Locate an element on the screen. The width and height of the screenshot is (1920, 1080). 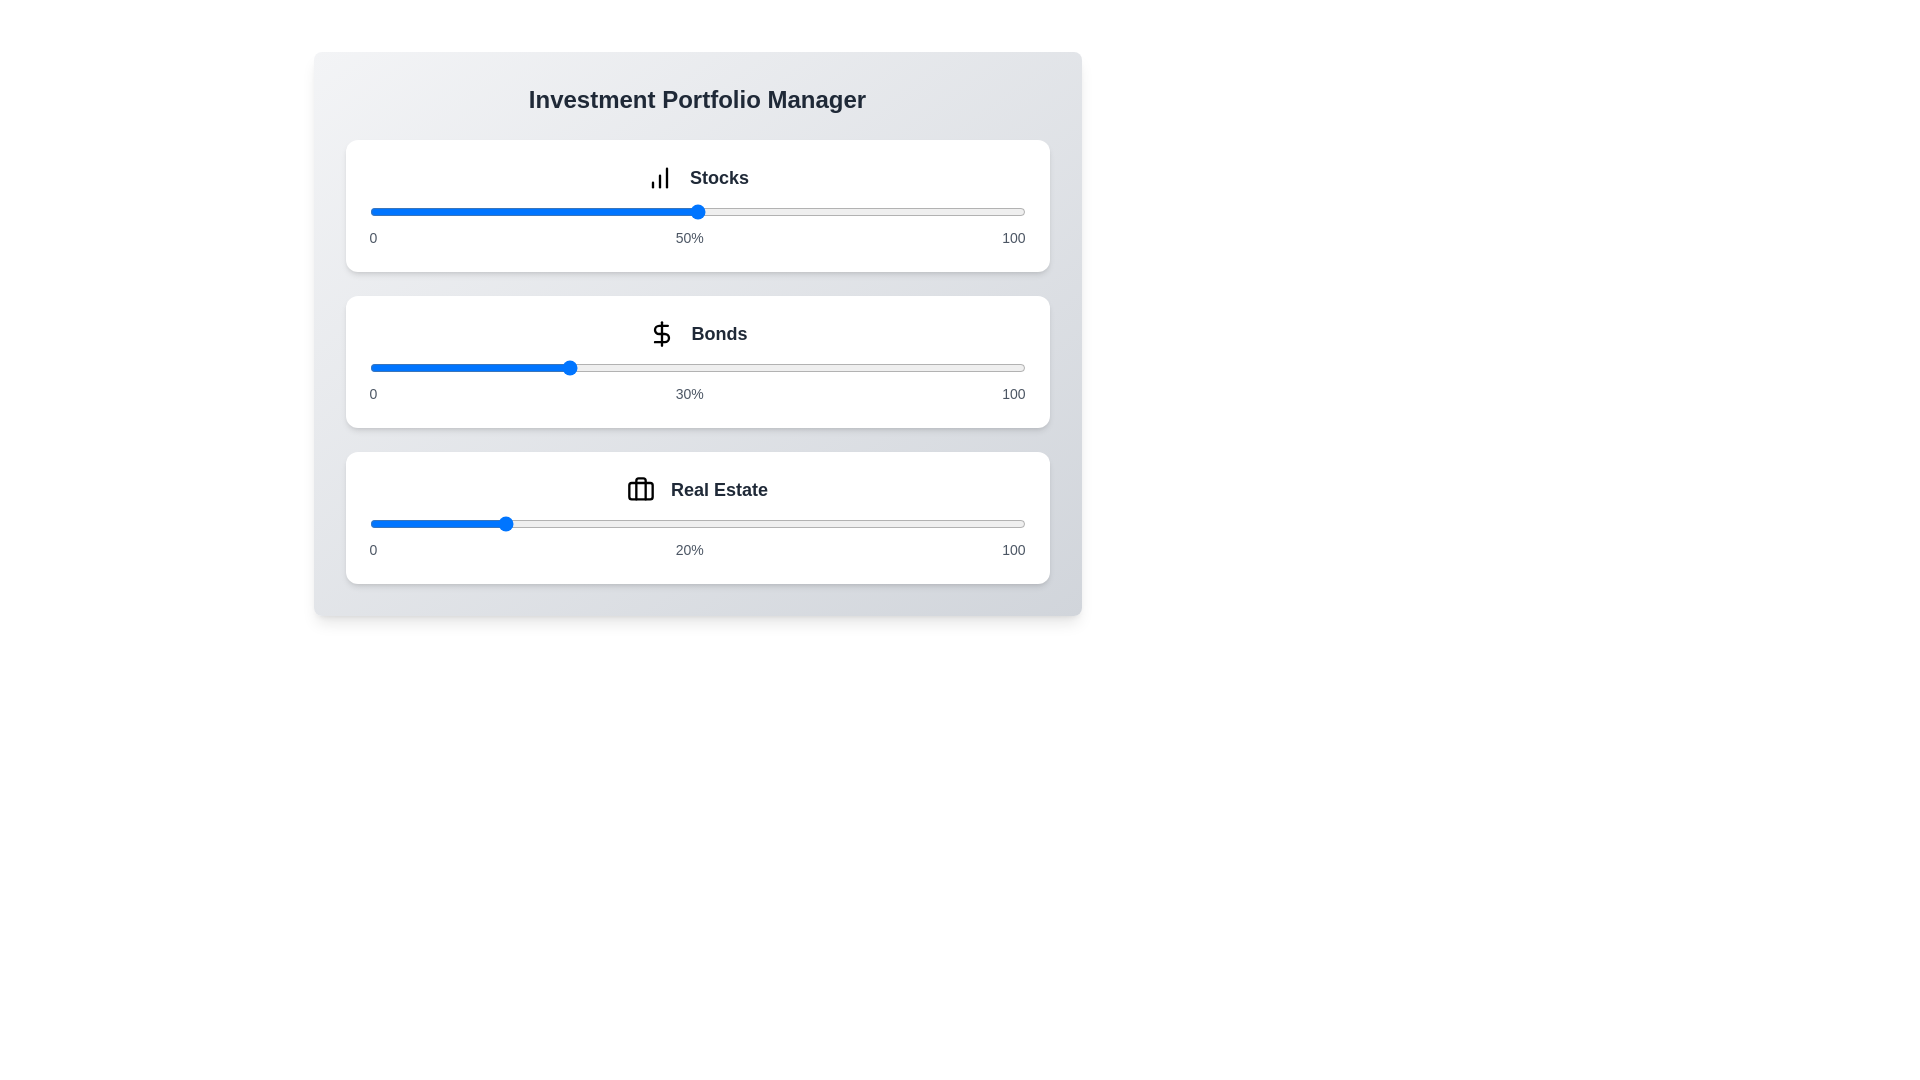
the slider for Bonds is located at coordinates (697, 367).